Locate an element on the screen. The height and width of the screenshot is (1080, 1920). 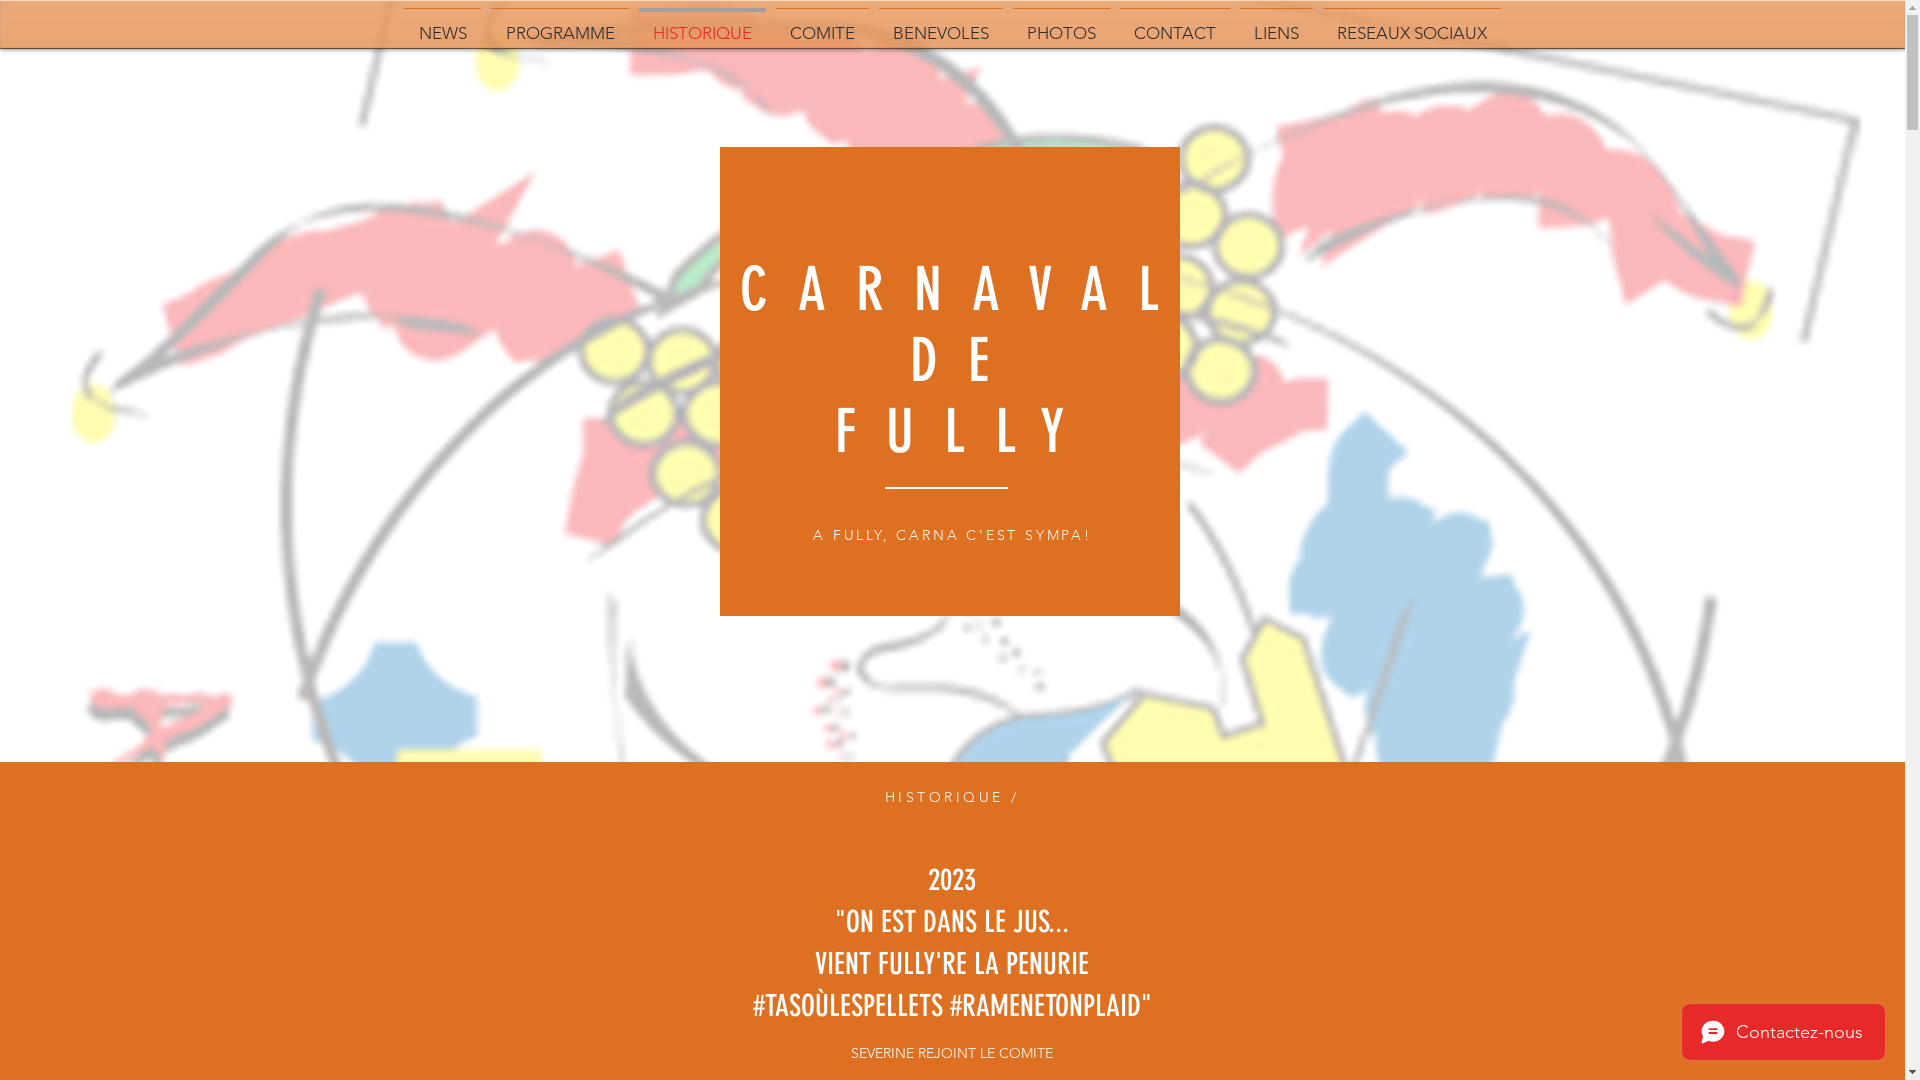
'LIENS' is located at coordinates (1275, 24).